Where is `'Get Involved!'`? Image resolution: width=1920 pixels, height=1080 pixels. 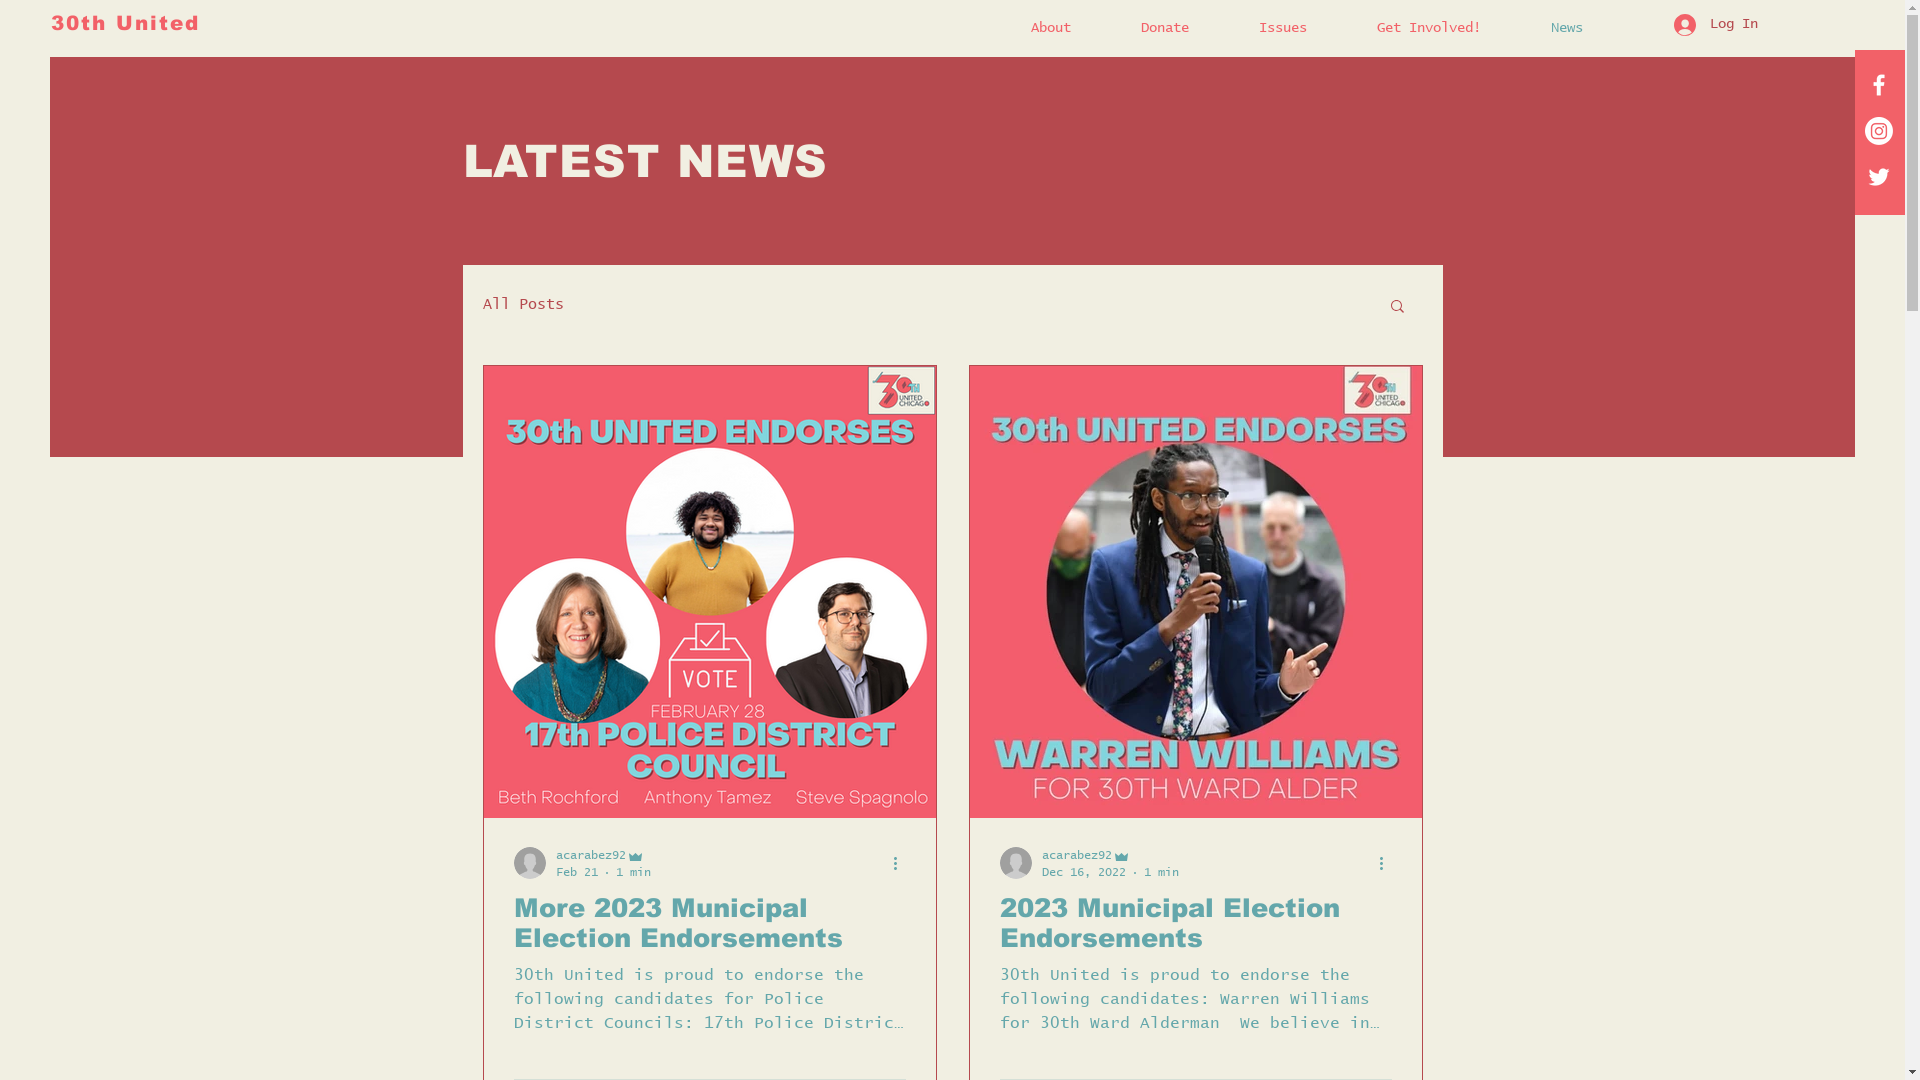
'Get Involved!' is located at coordinates (1449, 27).